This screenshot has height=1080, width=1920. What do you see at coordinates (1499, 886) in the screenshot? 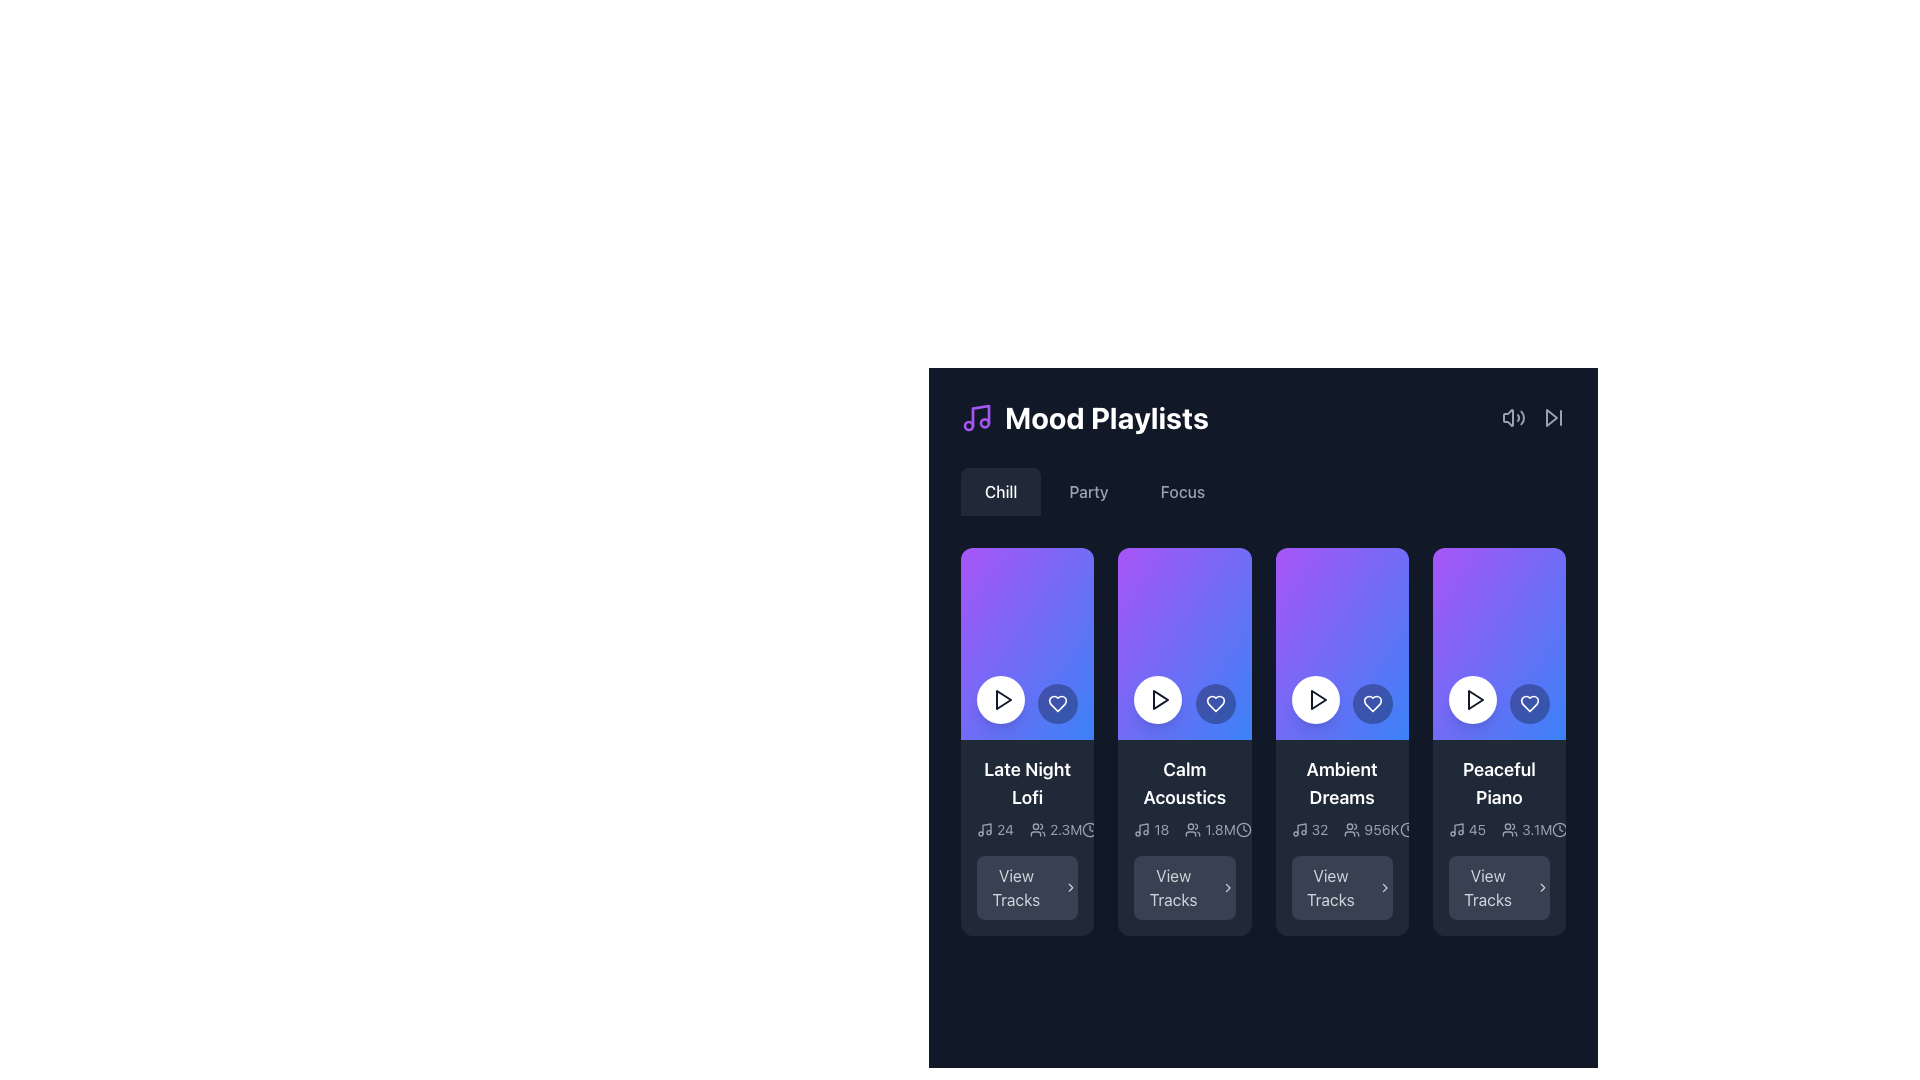
I see `the 'View Tracks' button located at the bottom section of the 'Peaceful Piano' playlist card` at bounding box center [1499, 886].